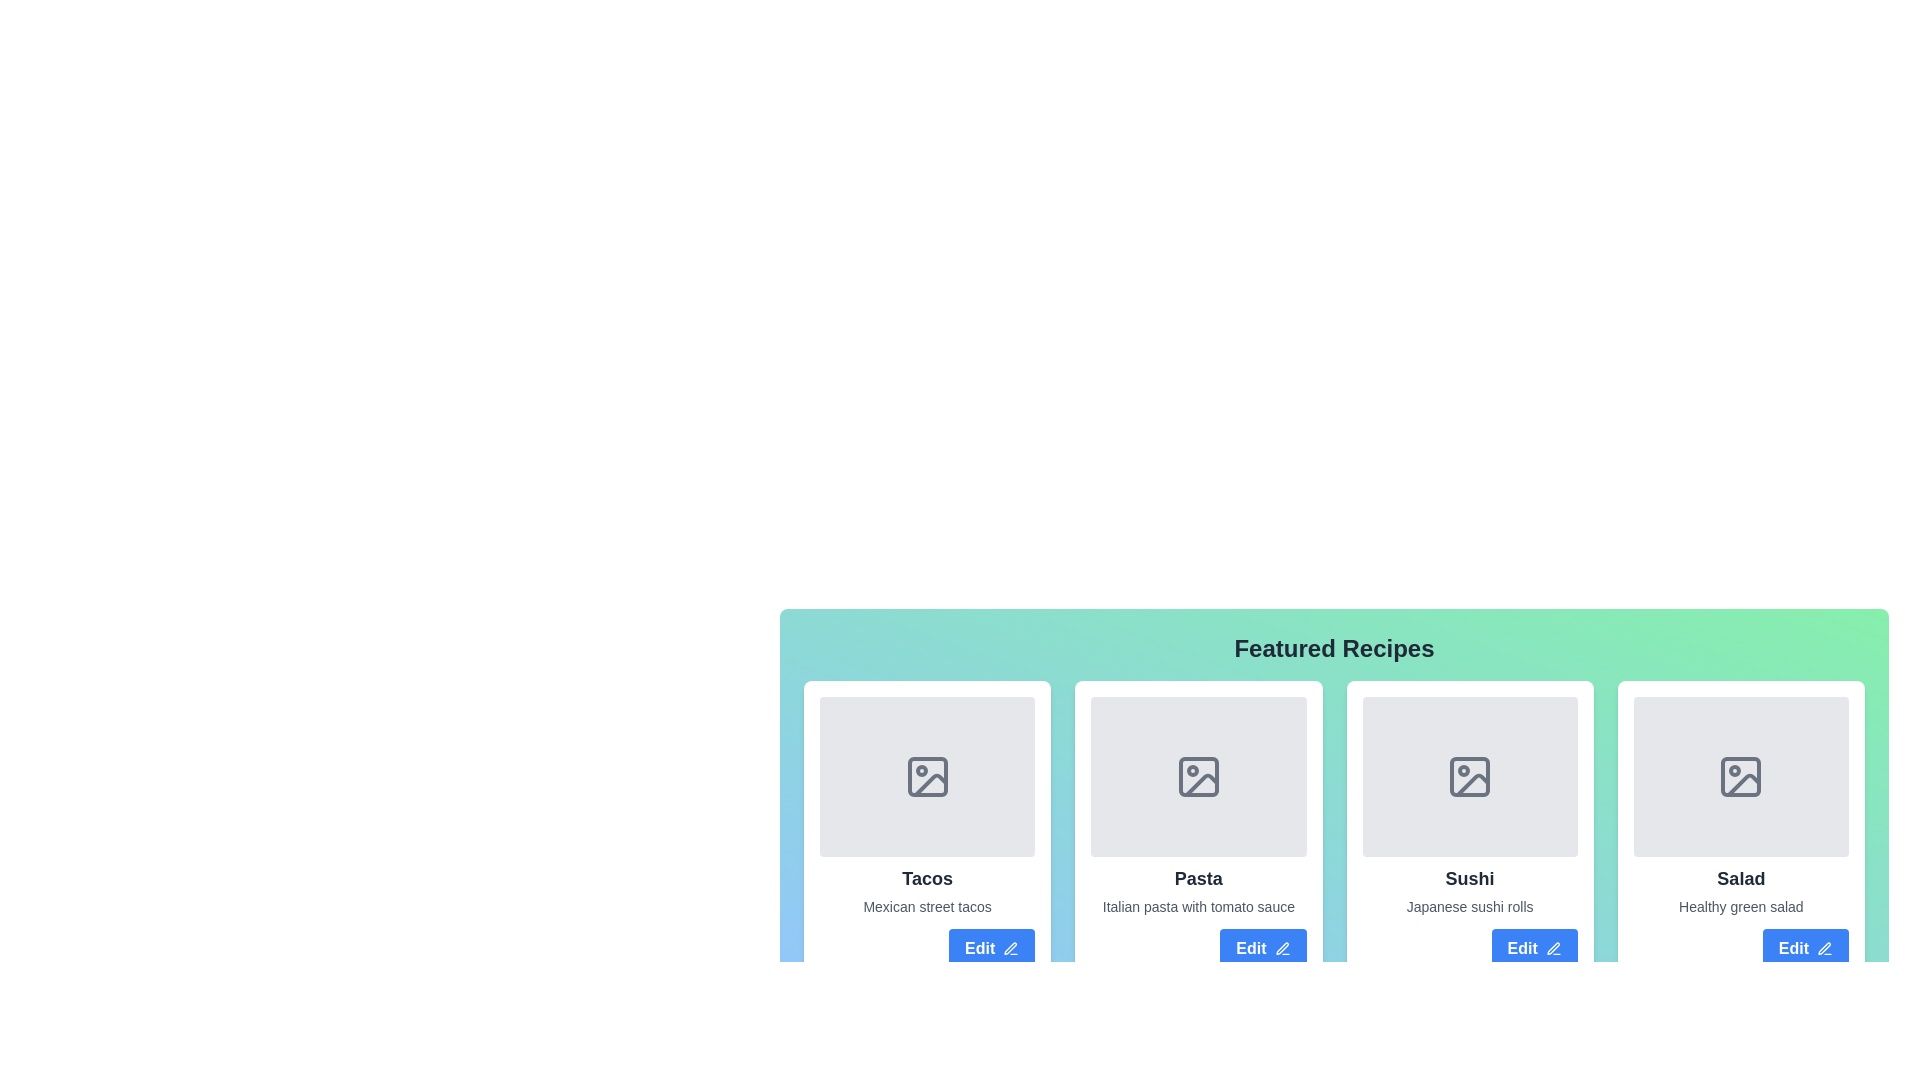 The width and height of the screenshot is (1920, 1080). What do you see at coordinates (1470, 833) in the screenshot?
I see `the 'Sushi' recipe card, which is the third card in a 4-column grid layout, located between the 'Pasta' and 'Salad' cards in the middle row` at bounding box center [1470, 833].